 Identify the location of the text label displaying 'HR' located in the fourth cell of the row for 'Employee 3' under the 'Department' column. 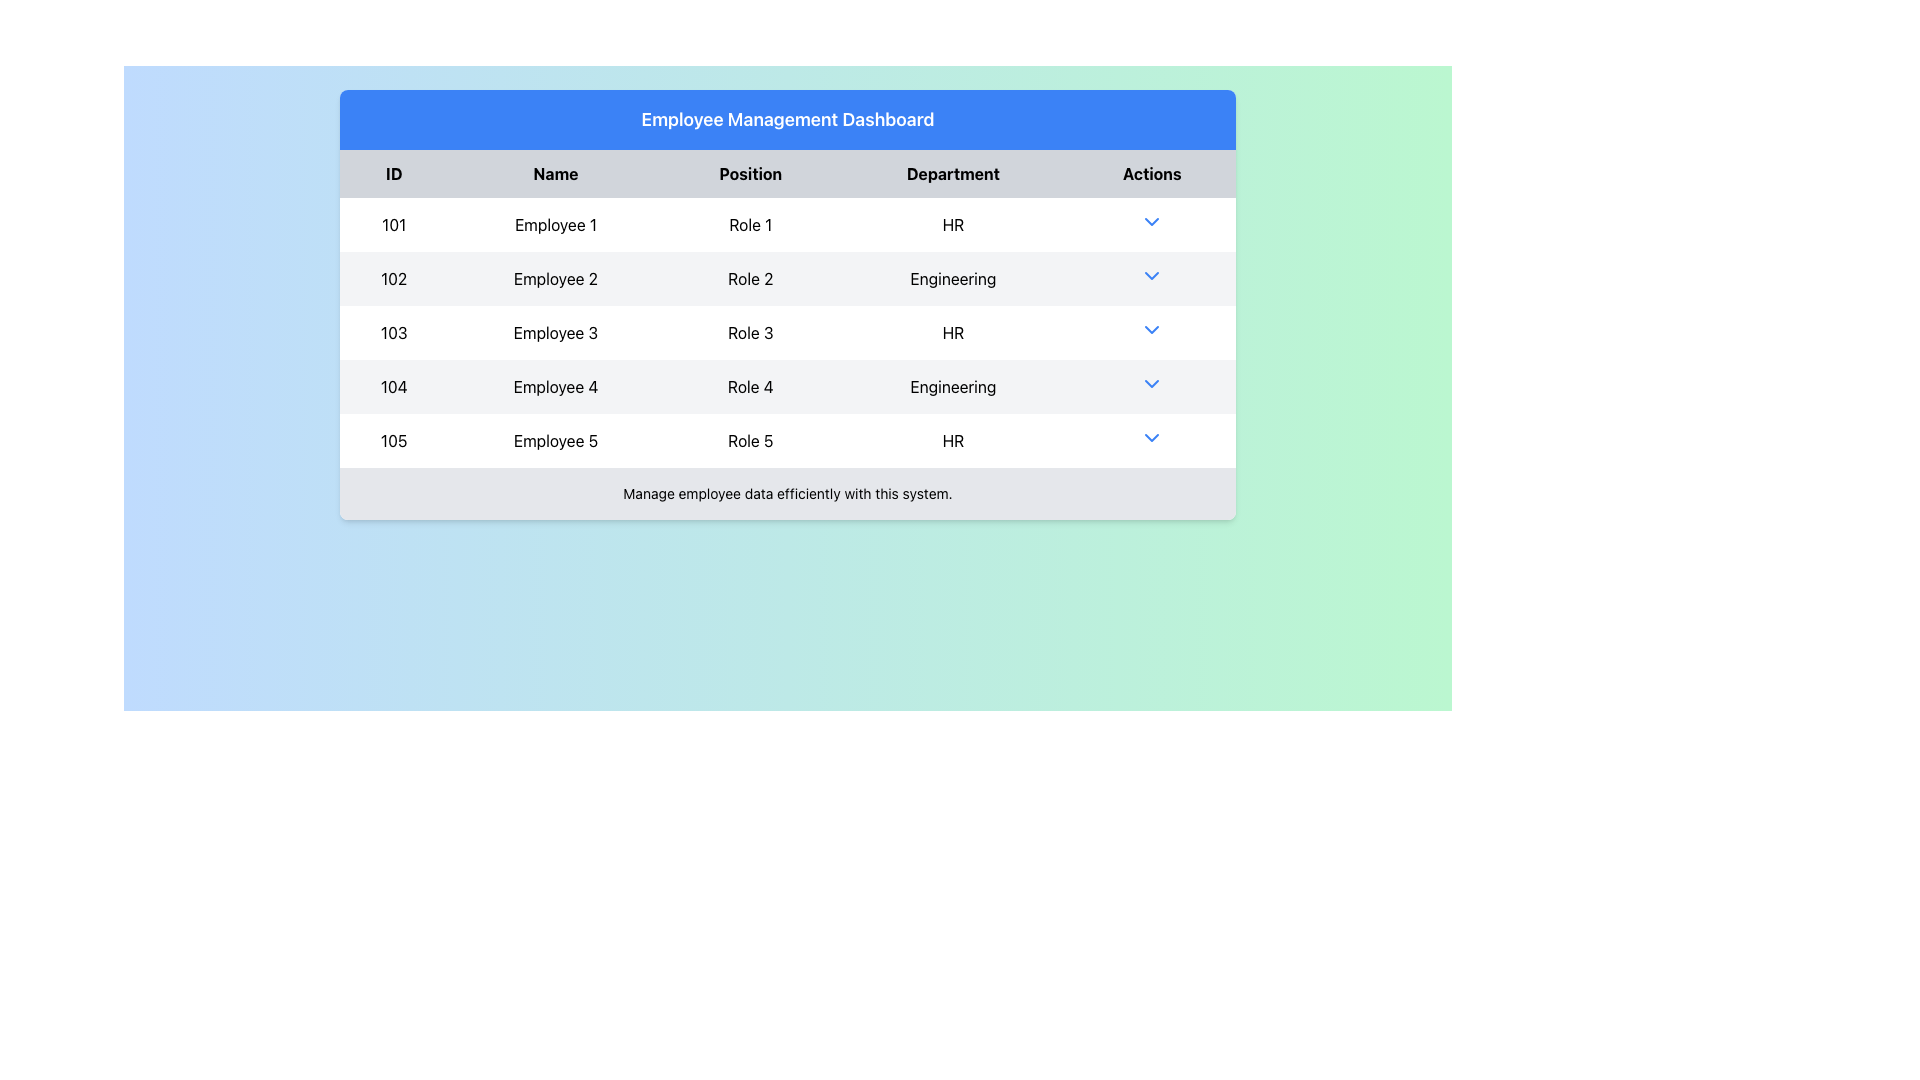
(952, 331).